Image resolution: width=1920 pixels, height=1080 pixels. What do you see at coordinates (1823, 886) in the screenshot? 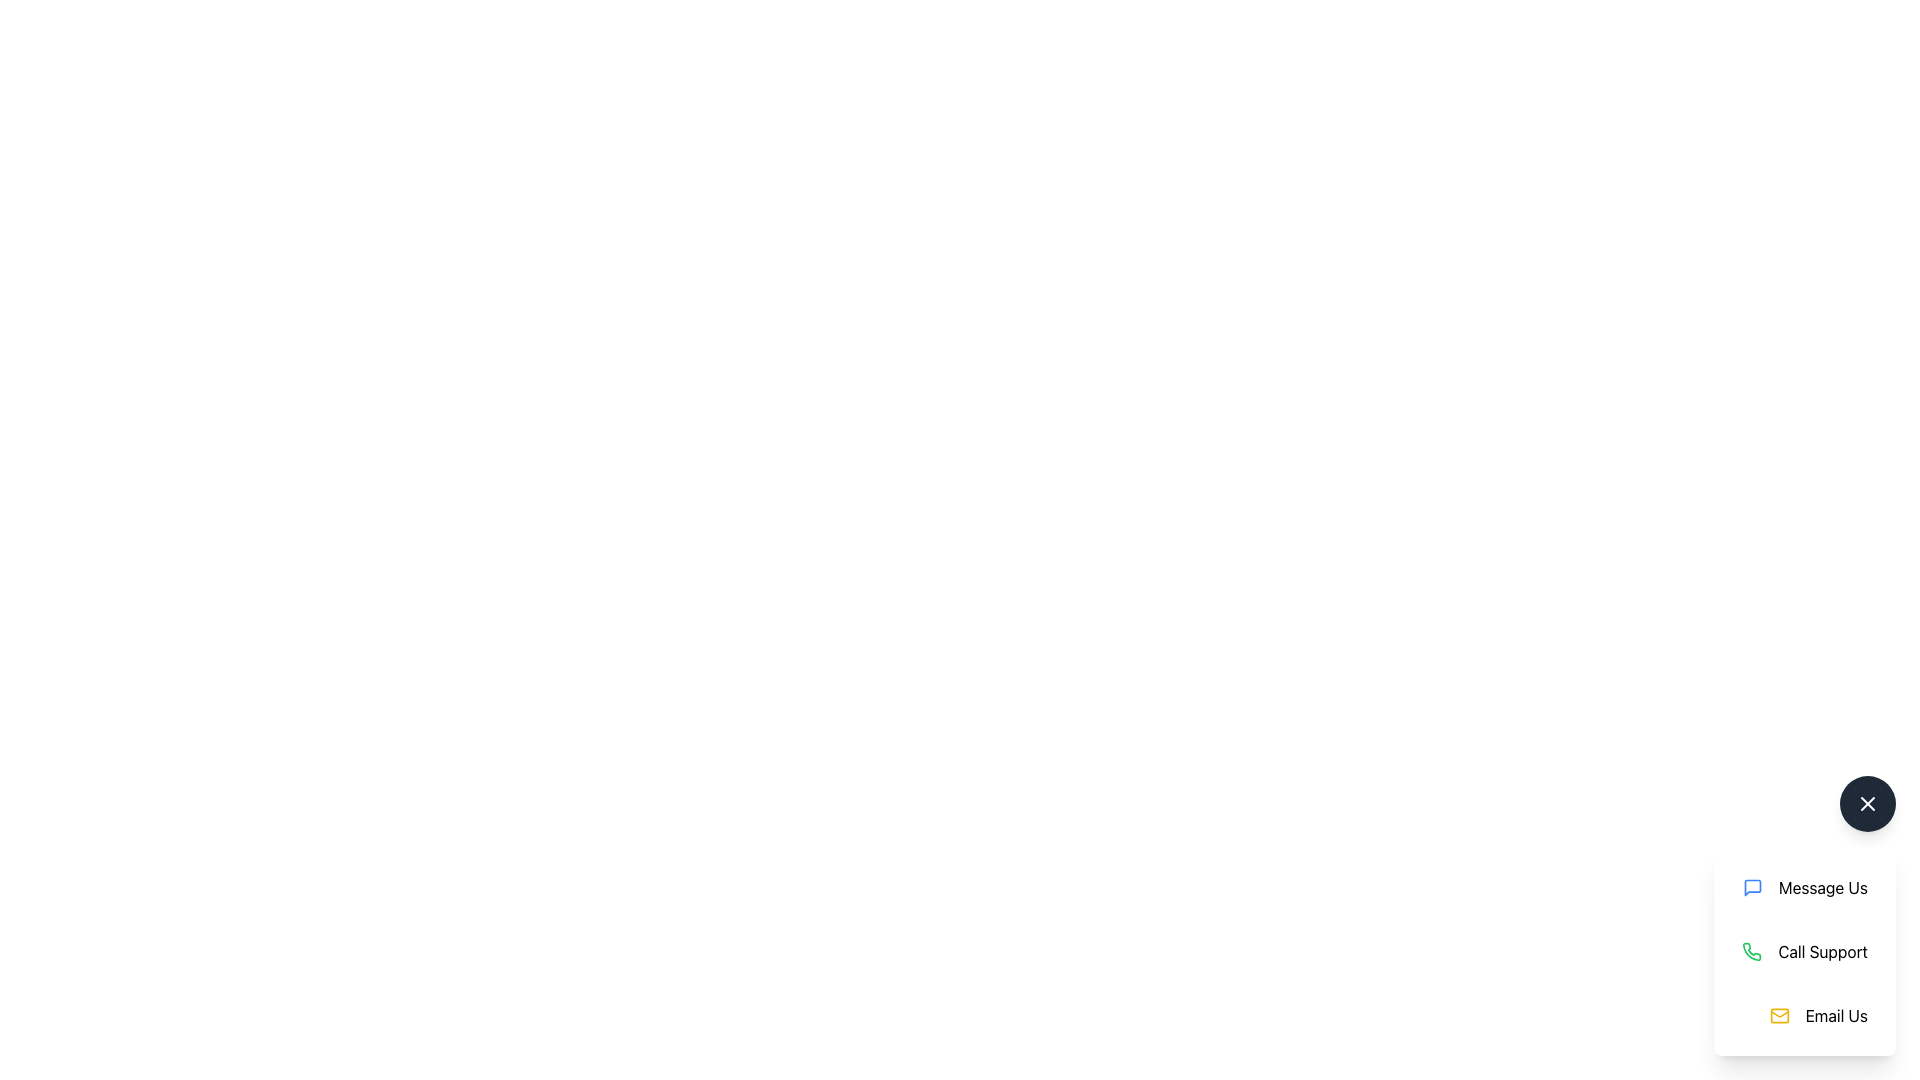
I see `text label that displays 'Message Us', which is styled in black and located to the right of a blue message icon in a dropdown menu` at bounding box center [1823, 886].